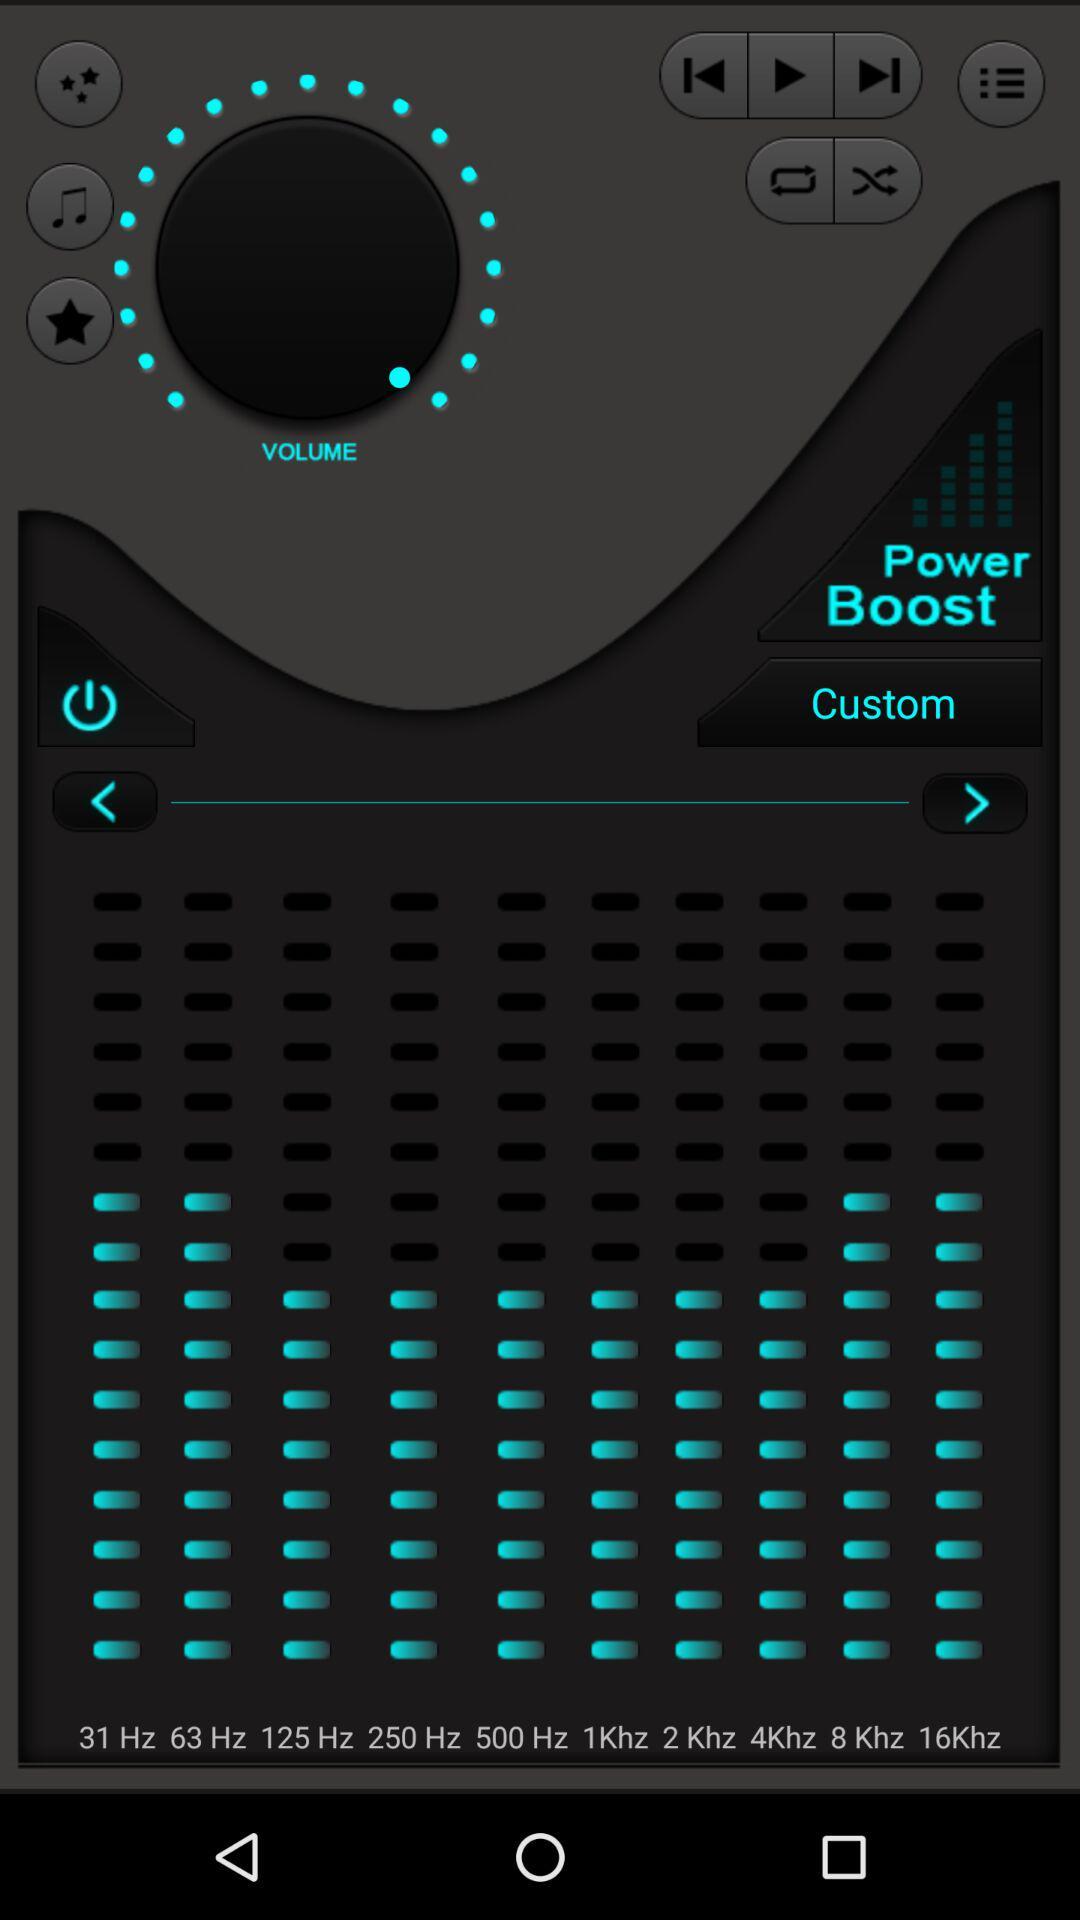 The height and width of the screenshot is (1920, 1080). Describe the element at coordinates (877, 80) in the screenshot. I see `the skip_next icon` at that location.